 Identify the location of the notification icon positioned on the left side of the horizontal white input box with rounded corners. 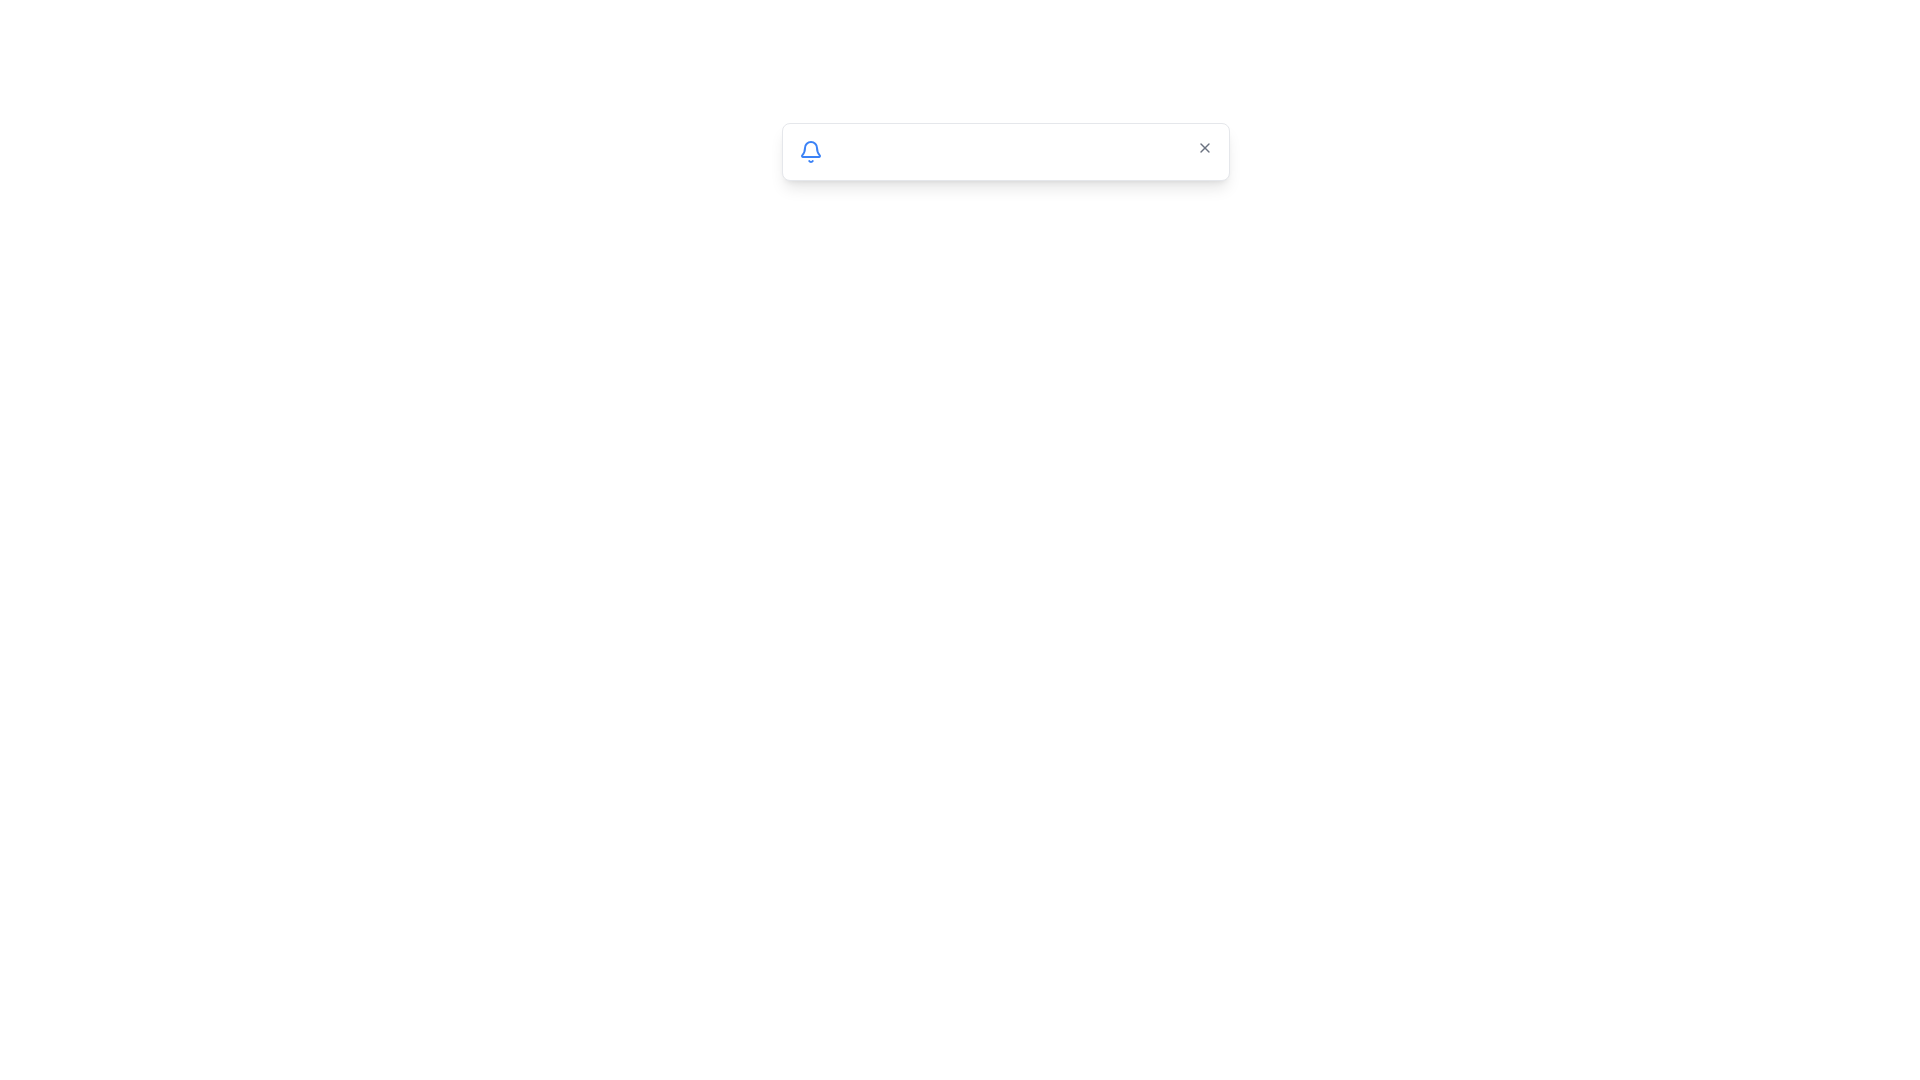
(811, 148).